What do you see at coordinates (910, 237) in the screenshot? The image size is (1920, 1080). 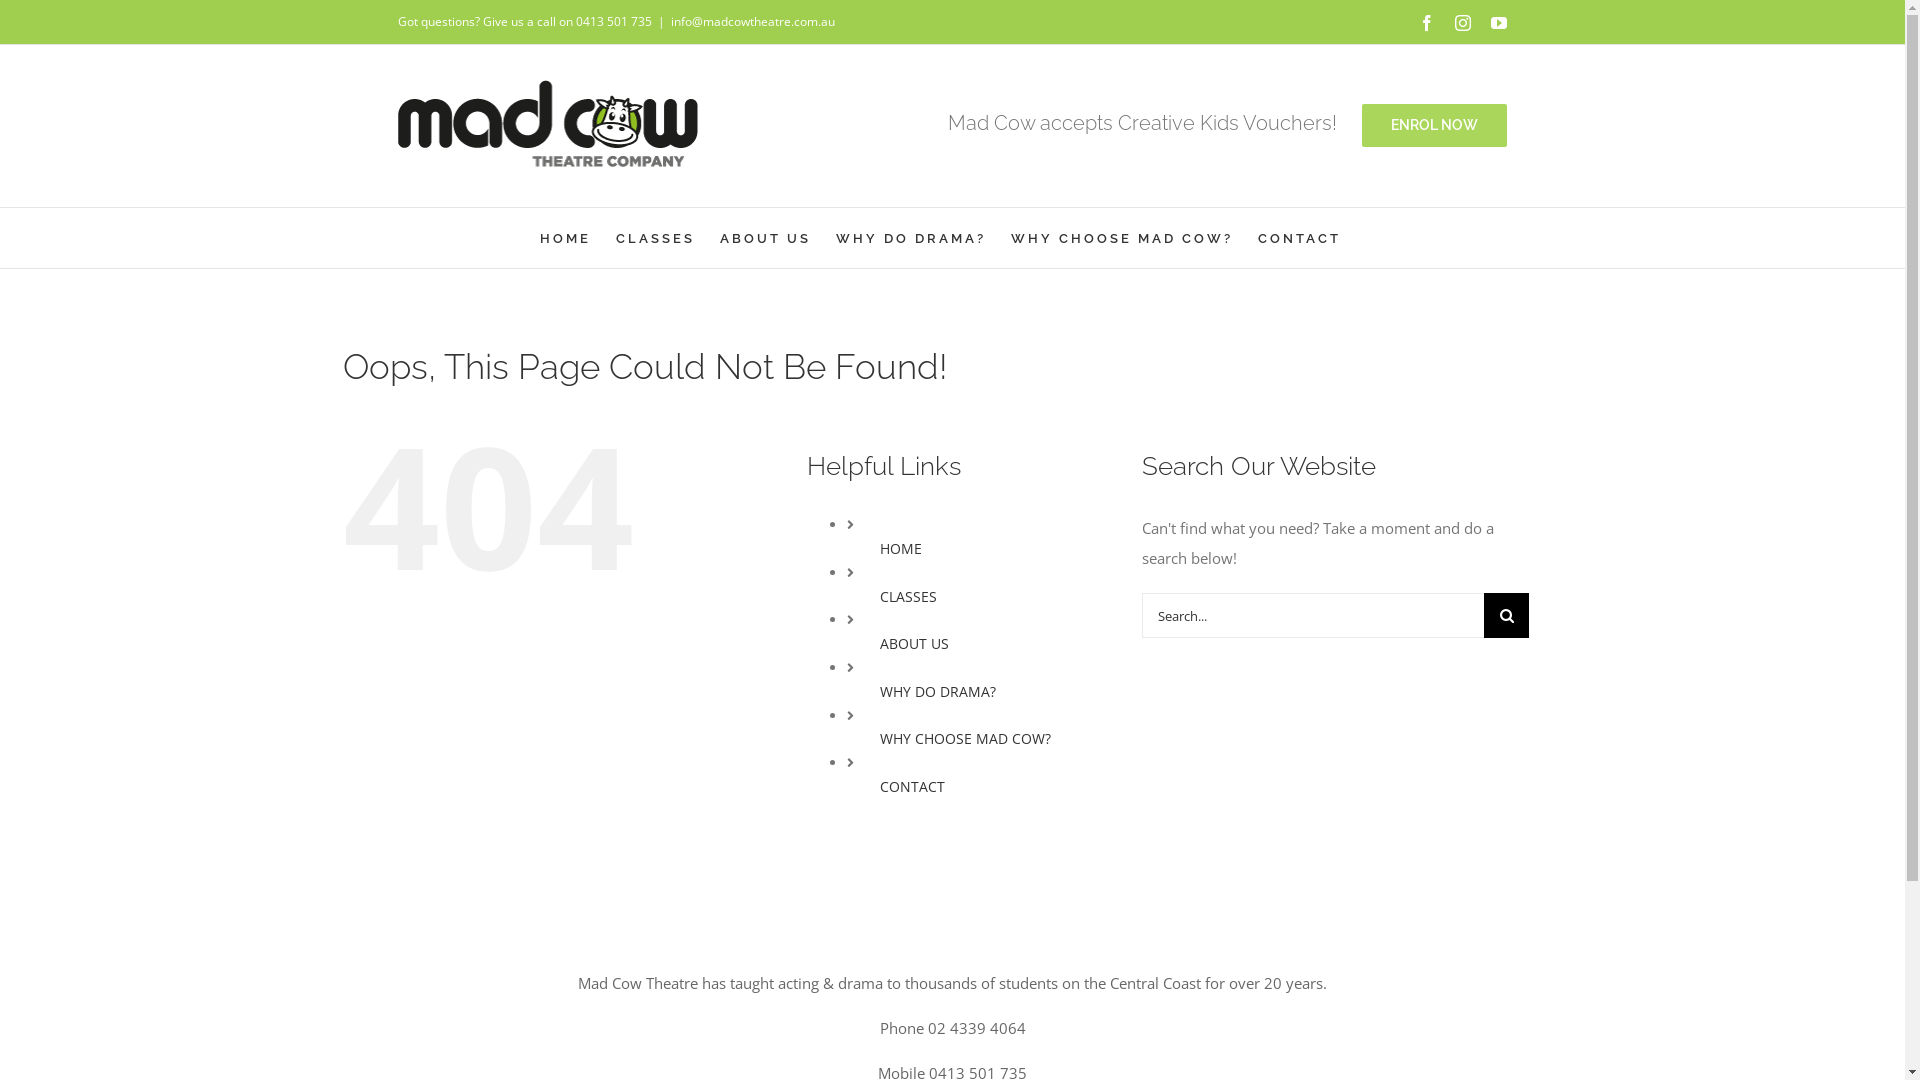 I see `'WHY DO DRAMA?'` at bounding box center [910, 237].